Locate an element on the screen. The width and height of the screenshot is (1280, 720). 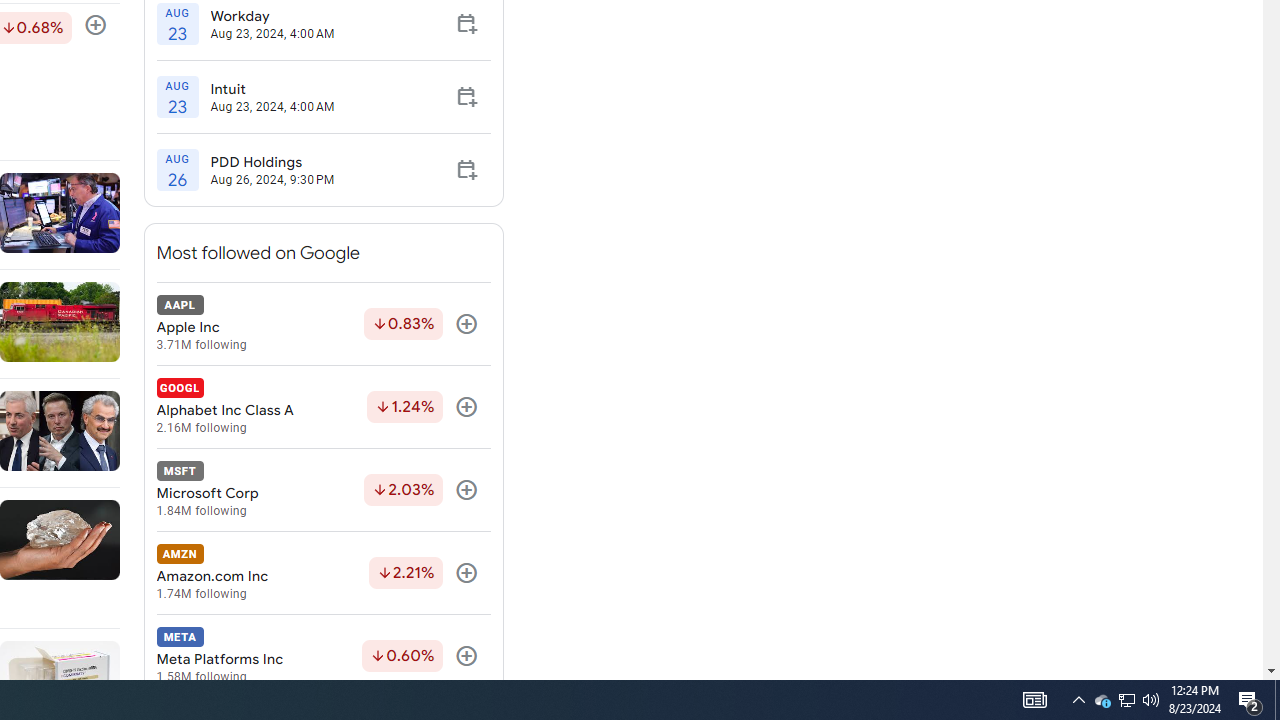
'Add to calendar' is located at coordinates (465, 168).